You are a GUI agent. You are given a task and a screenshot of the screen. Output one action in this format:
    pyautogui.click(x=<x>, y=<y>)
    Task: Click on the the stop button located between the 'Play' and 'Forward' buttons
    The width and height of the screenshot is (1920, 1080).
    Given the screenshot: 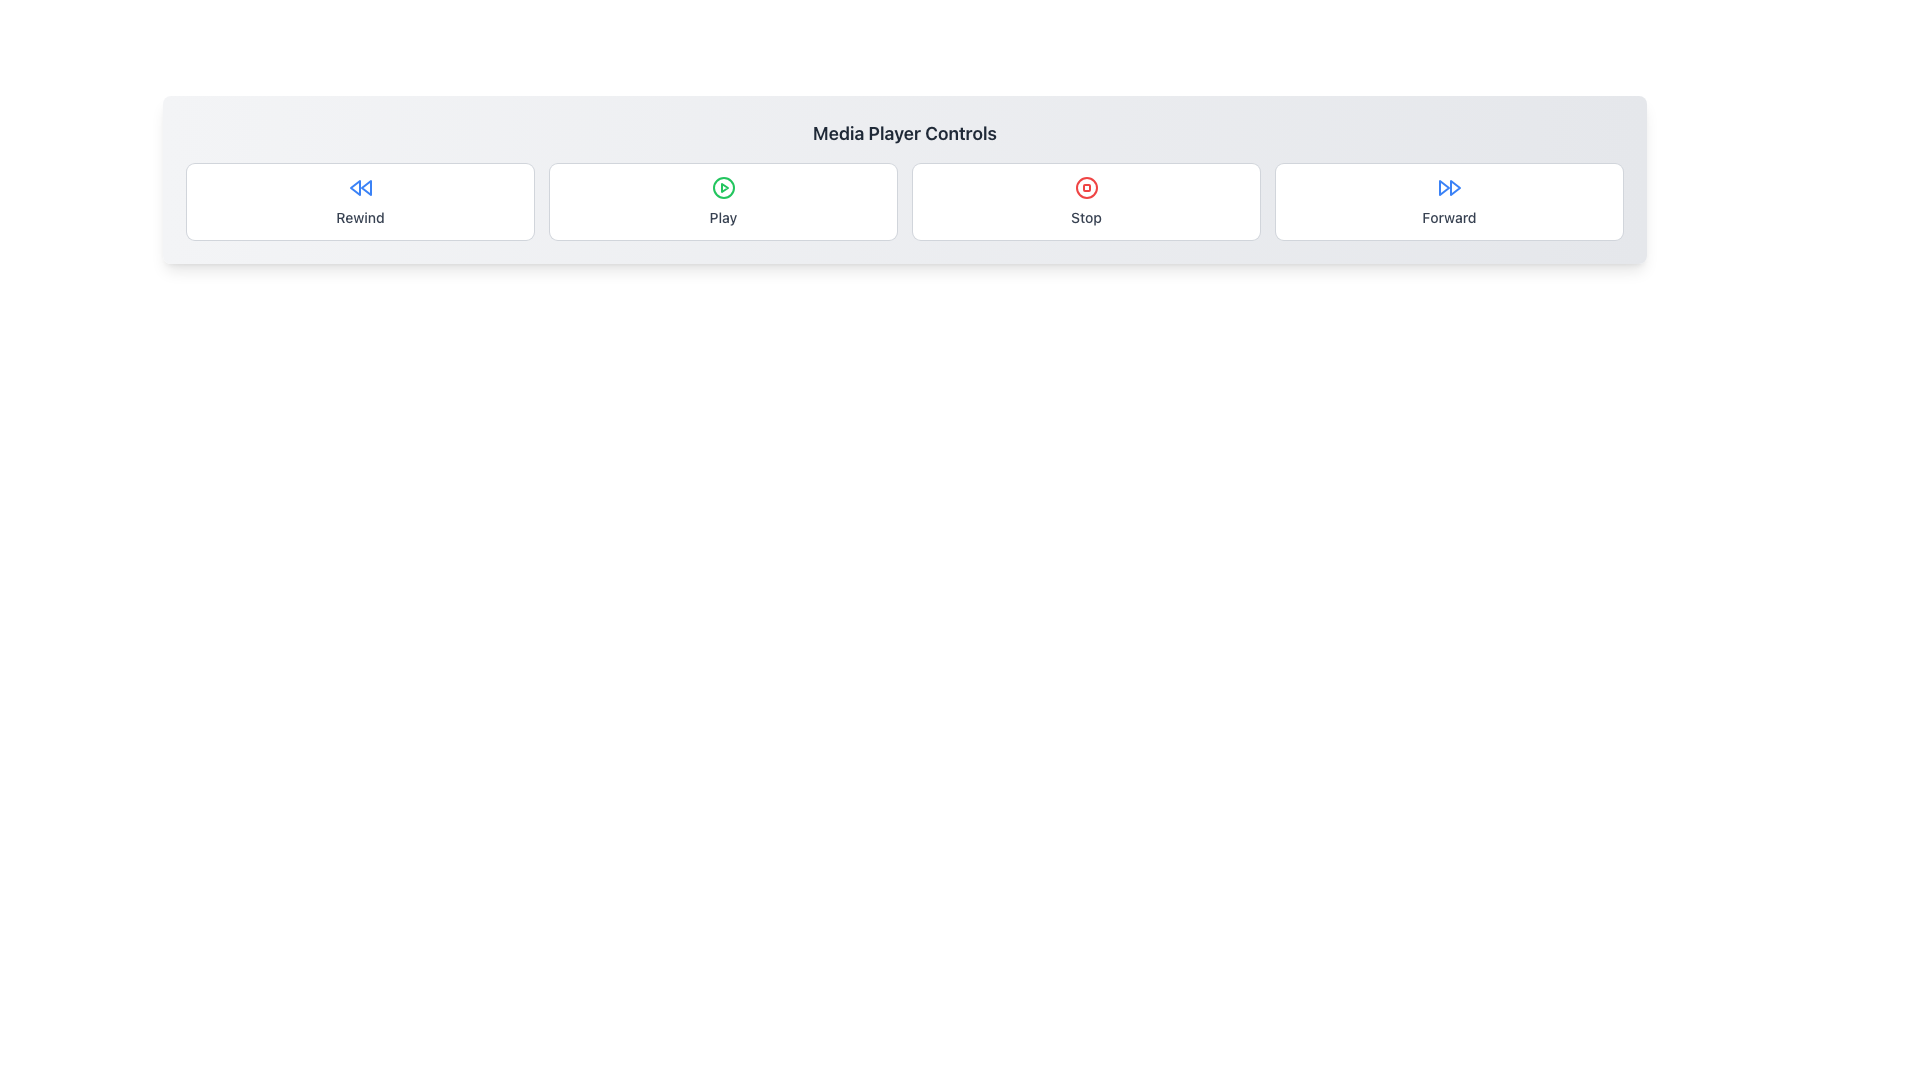 What is the action you would take?
    pyautogui.click(x=1085, y=188)
    